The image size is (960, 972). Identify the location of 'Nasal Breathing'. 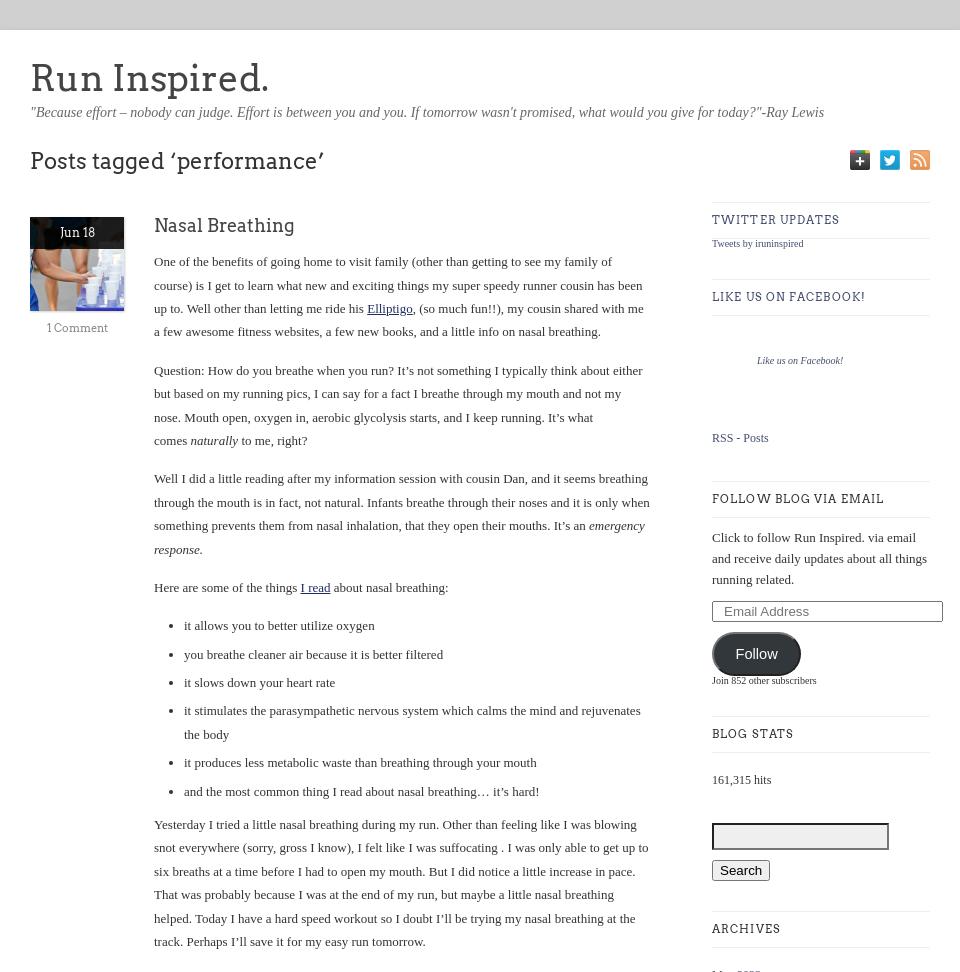
(224, 224).